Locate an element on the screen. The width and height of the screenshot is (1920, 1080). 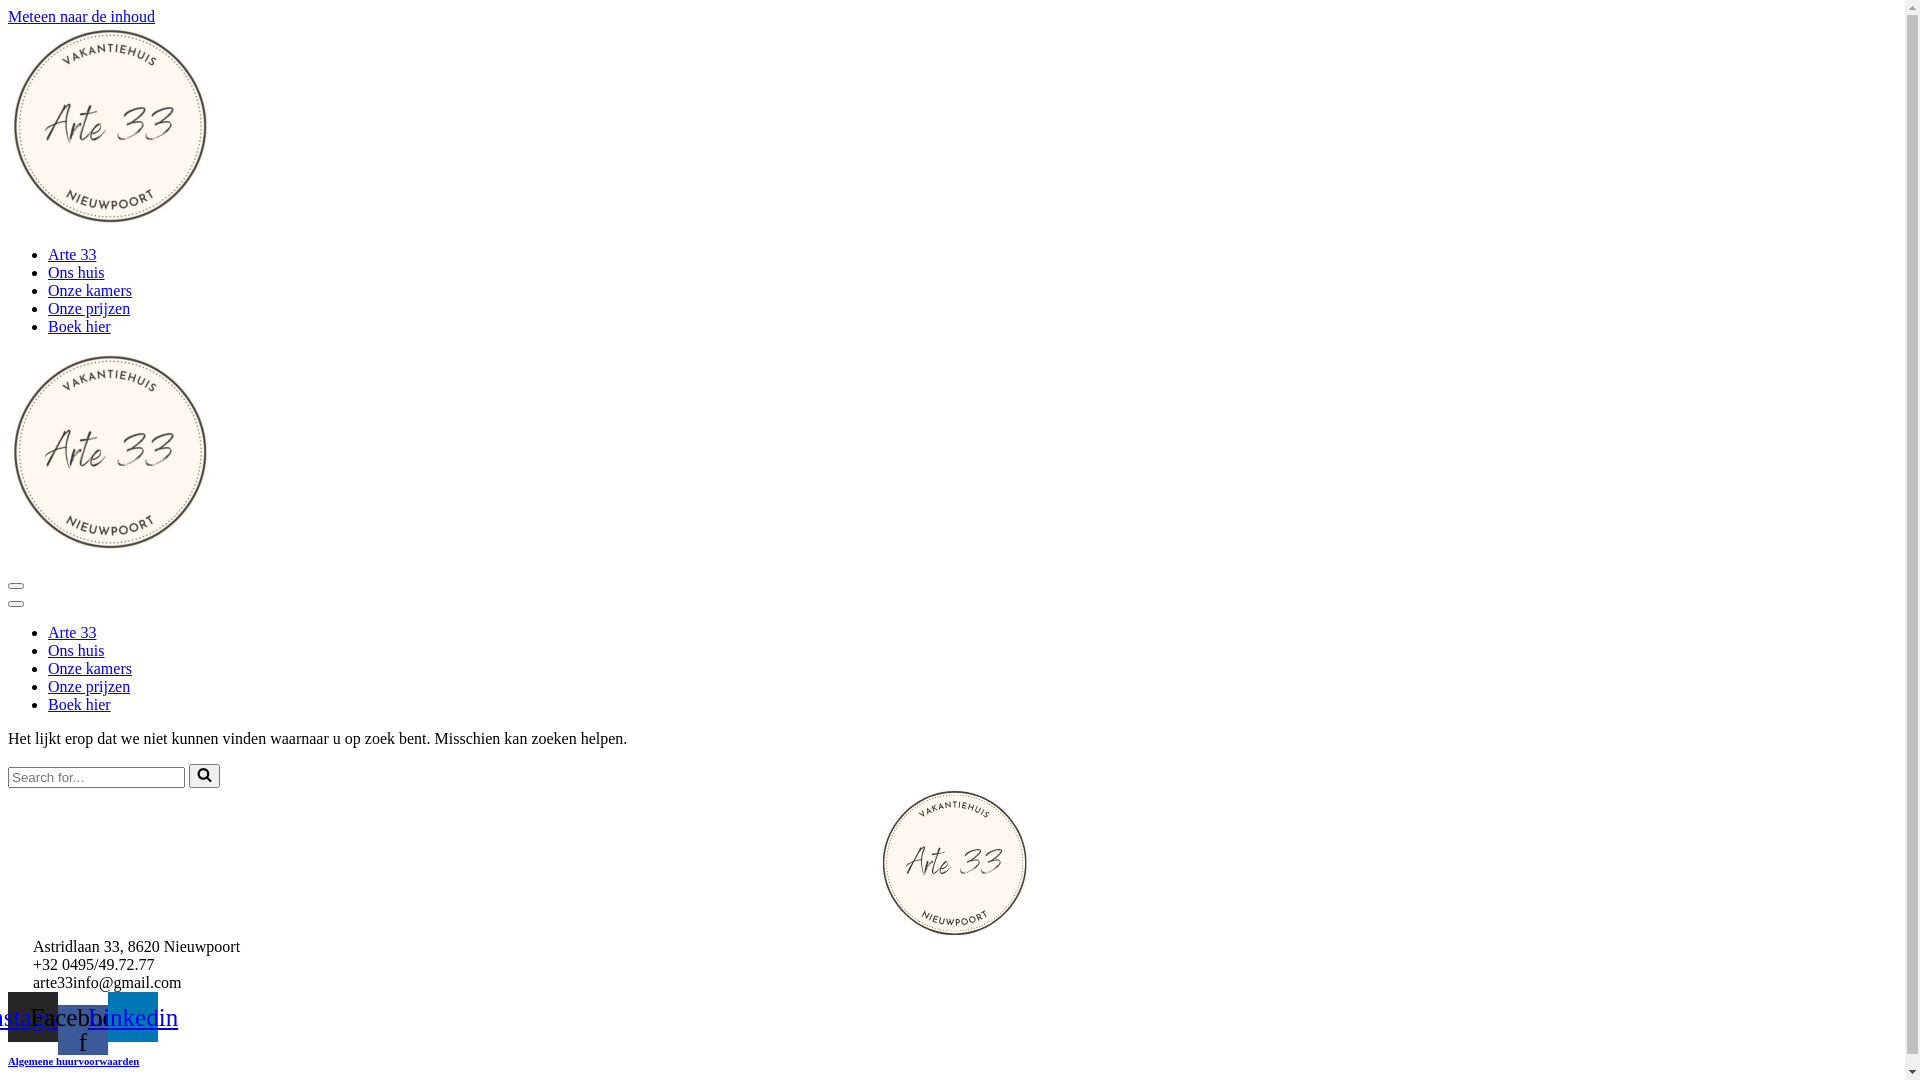
'Instagram' is located at coordinates (8, 1017).